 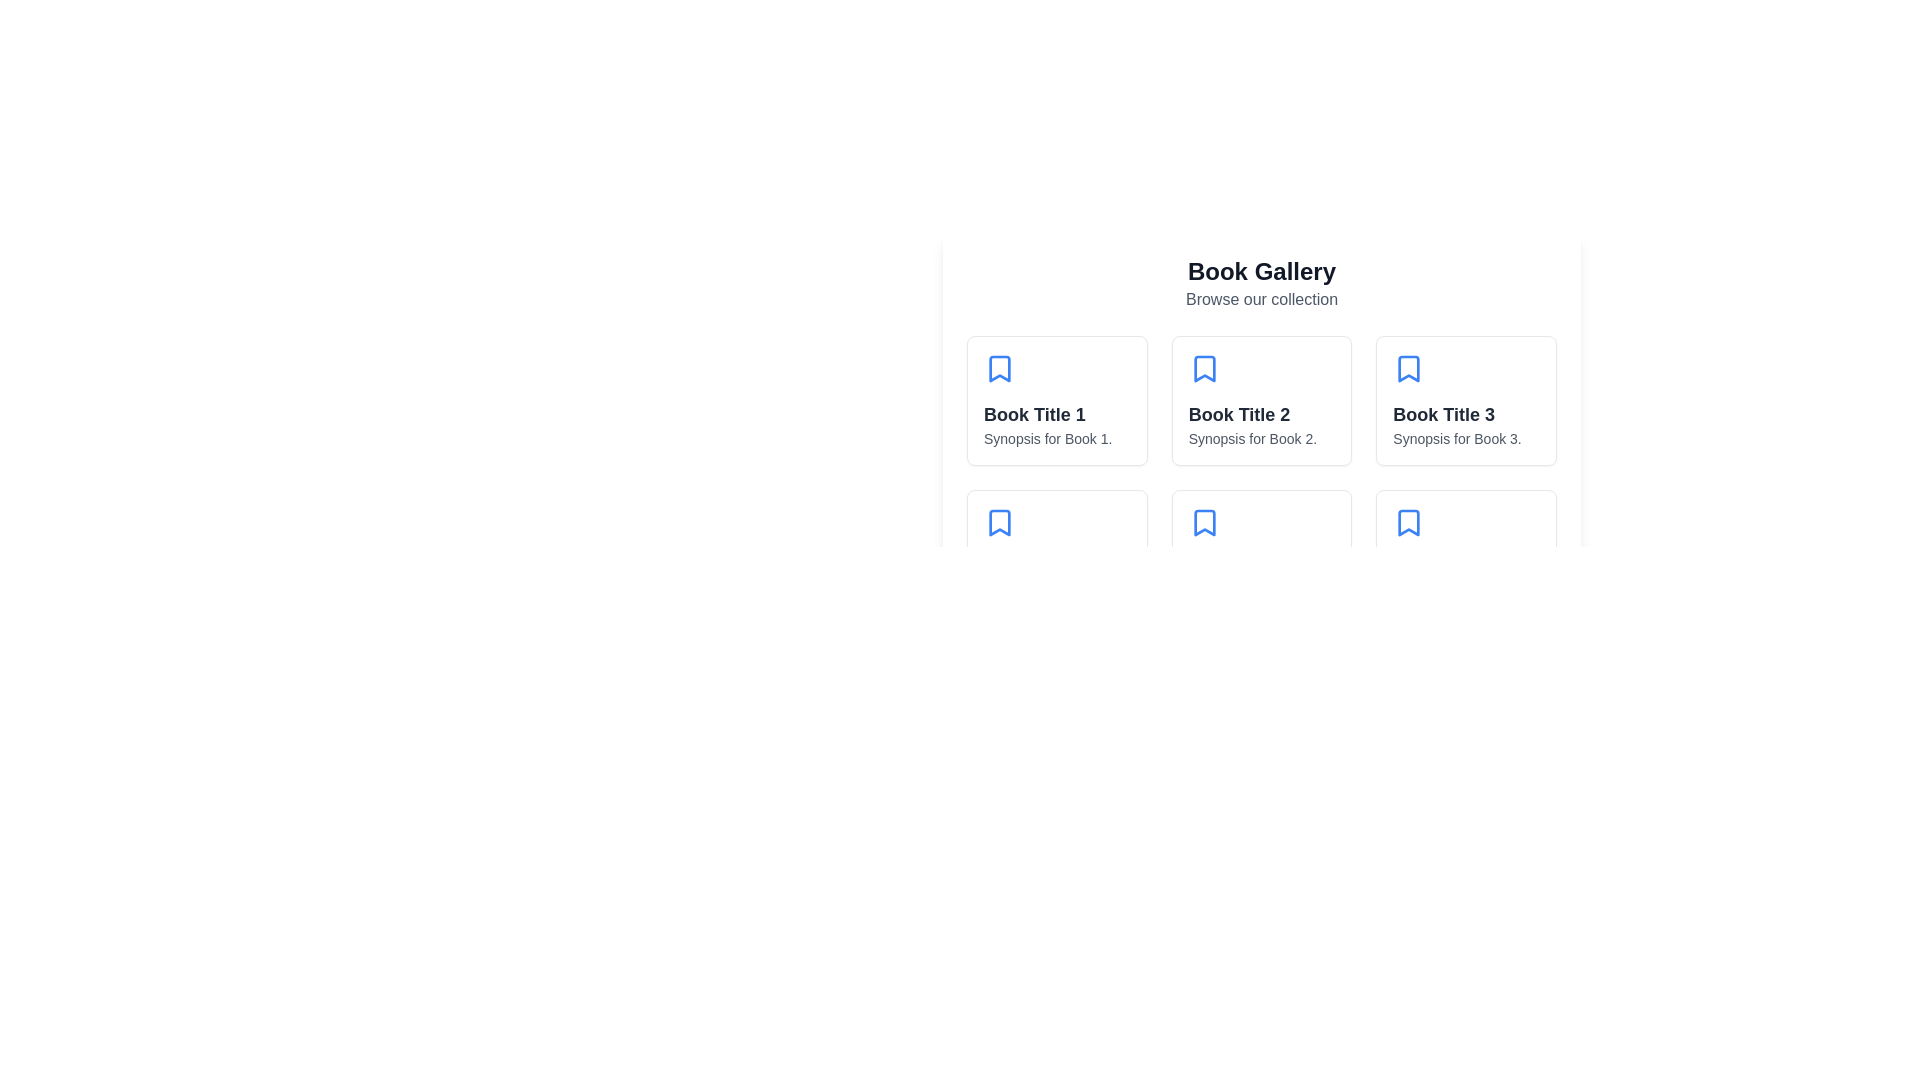 I want to click on the static text displaying 'Synopsis for Book 3.' located at the bottom of the third card in the 'Book Gallery' section, so click(x=1457, y=438).